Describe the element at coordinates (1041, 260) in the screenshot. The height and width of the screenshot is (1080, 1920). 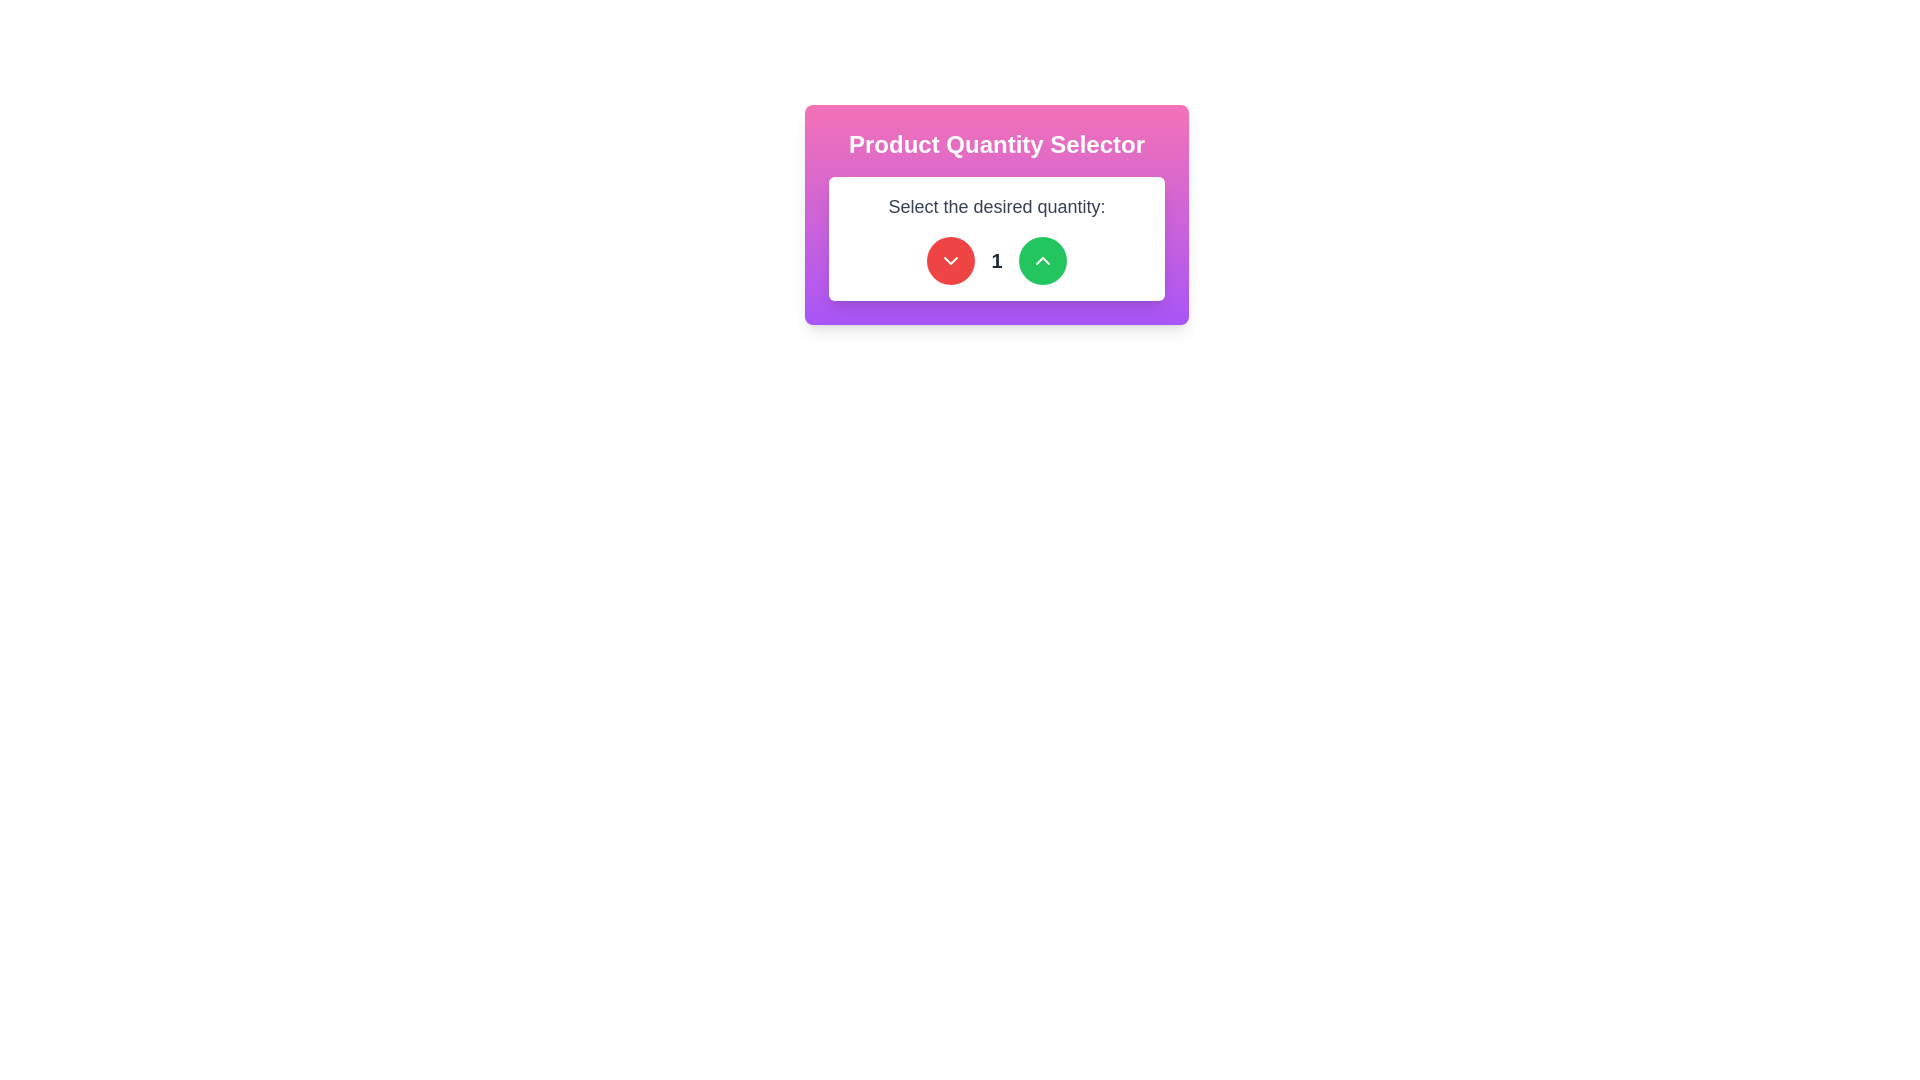
I see `the small upward-pointing chevron icon with a green circular background located in the 'Product Quantity Selector' section, adjacent to the text '1'` at that location.